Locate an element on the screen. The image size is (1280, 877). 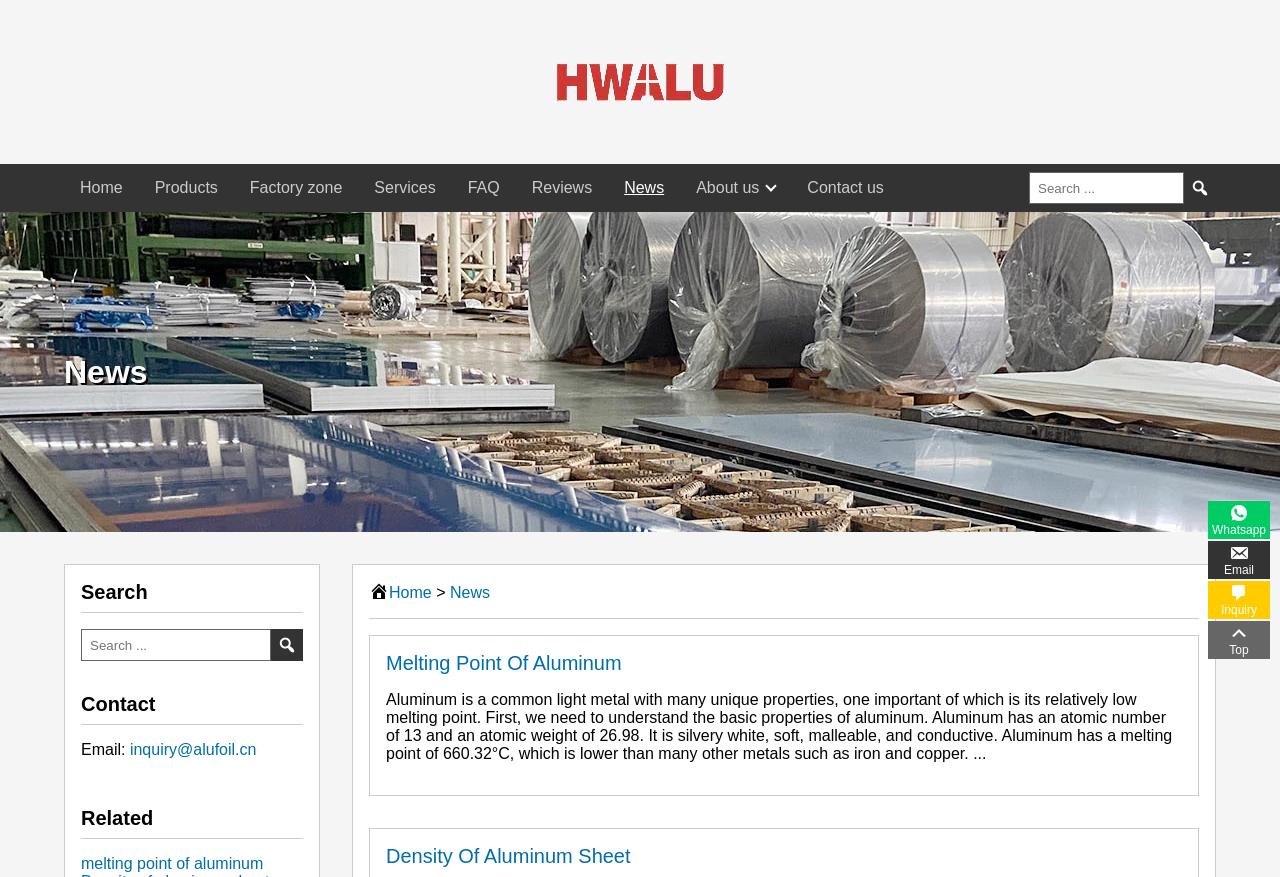
'Products' is located at coordinates (185, 187).